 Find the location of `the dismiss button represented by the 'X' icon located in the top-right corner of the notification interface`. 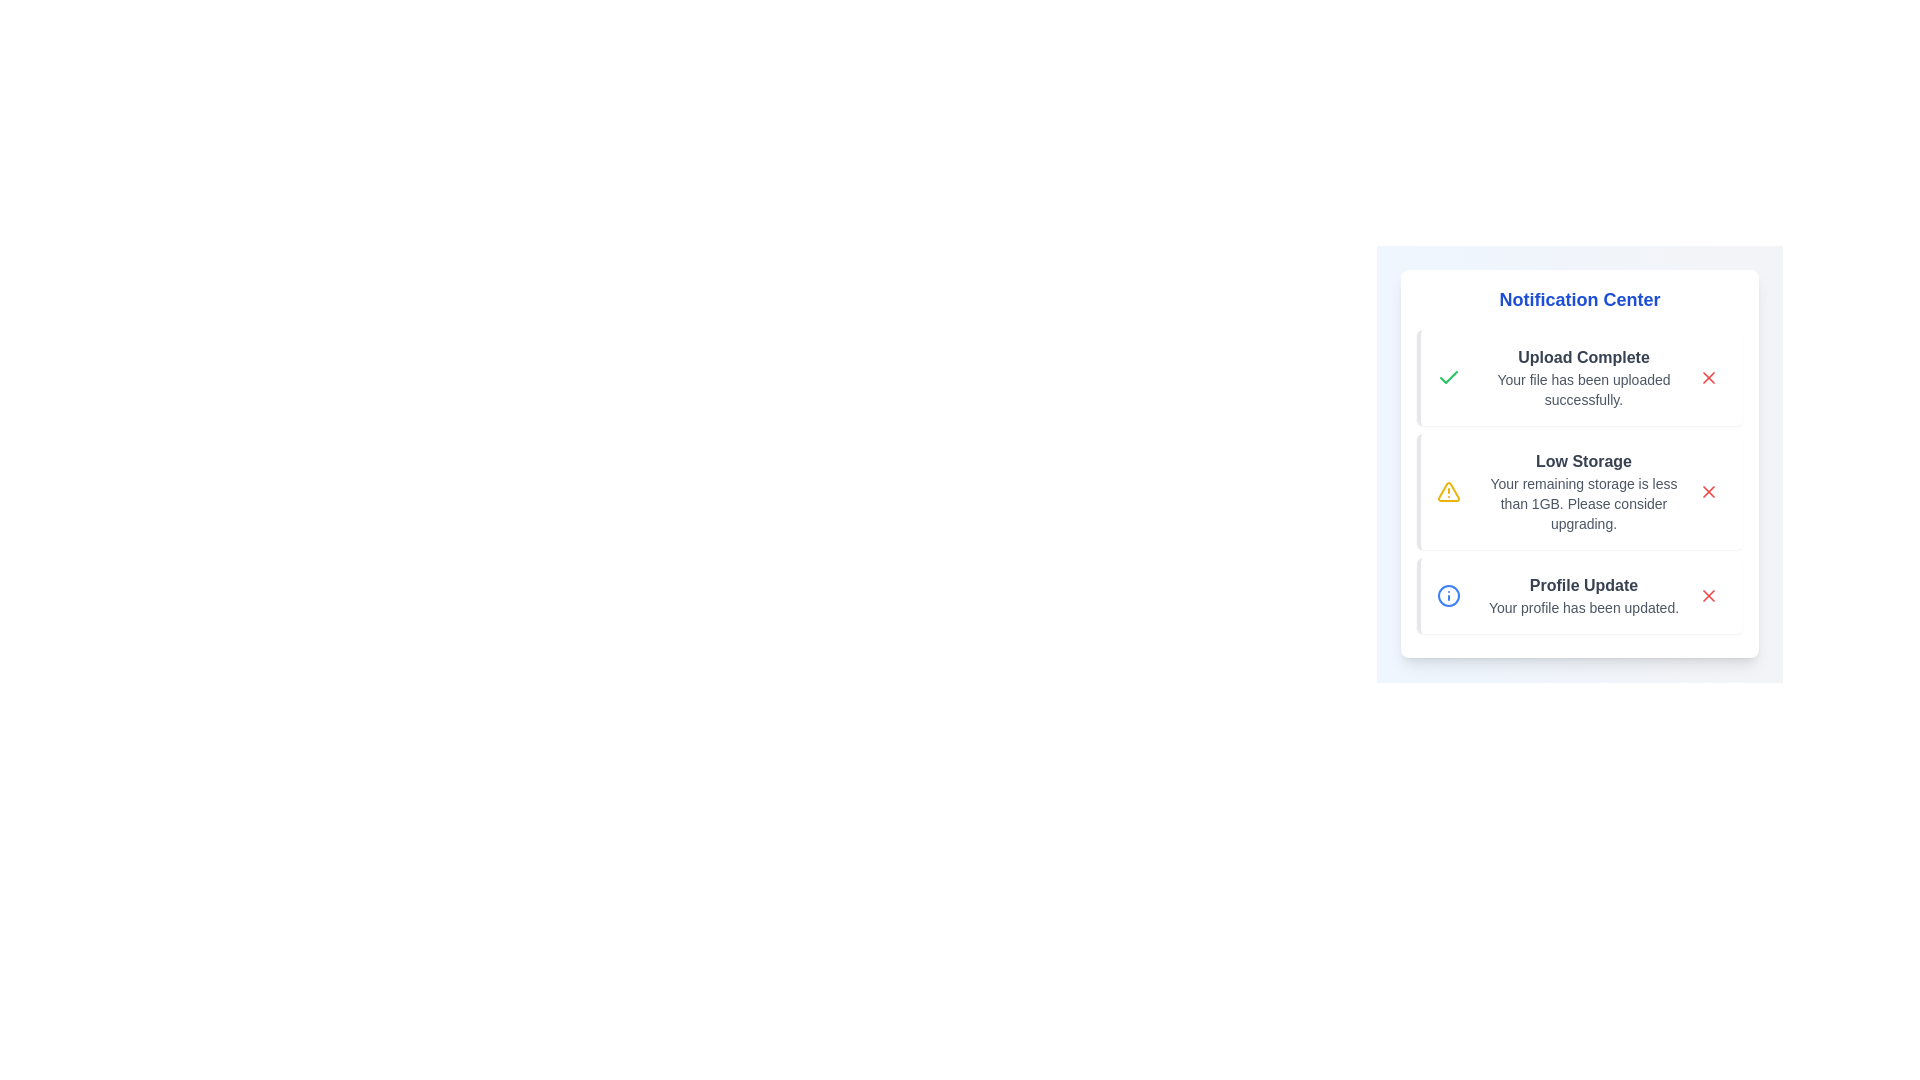

the dismiss button represented by the 'X' icon located in the top-right corner of the notification interface is located at coordinates (1707, 492).